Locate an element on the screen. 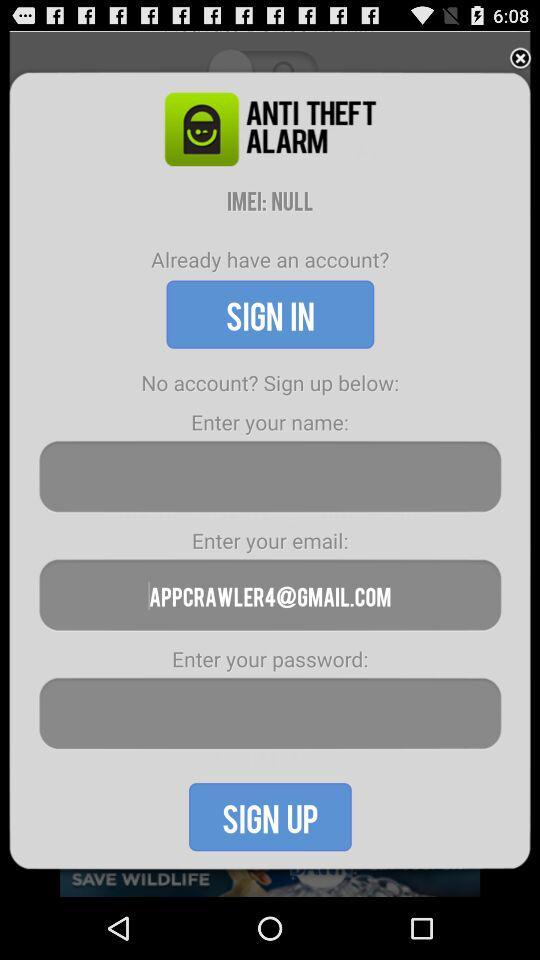 This screenshot has width=540, height=960. autoplay password is located at coordinates (270, 713).